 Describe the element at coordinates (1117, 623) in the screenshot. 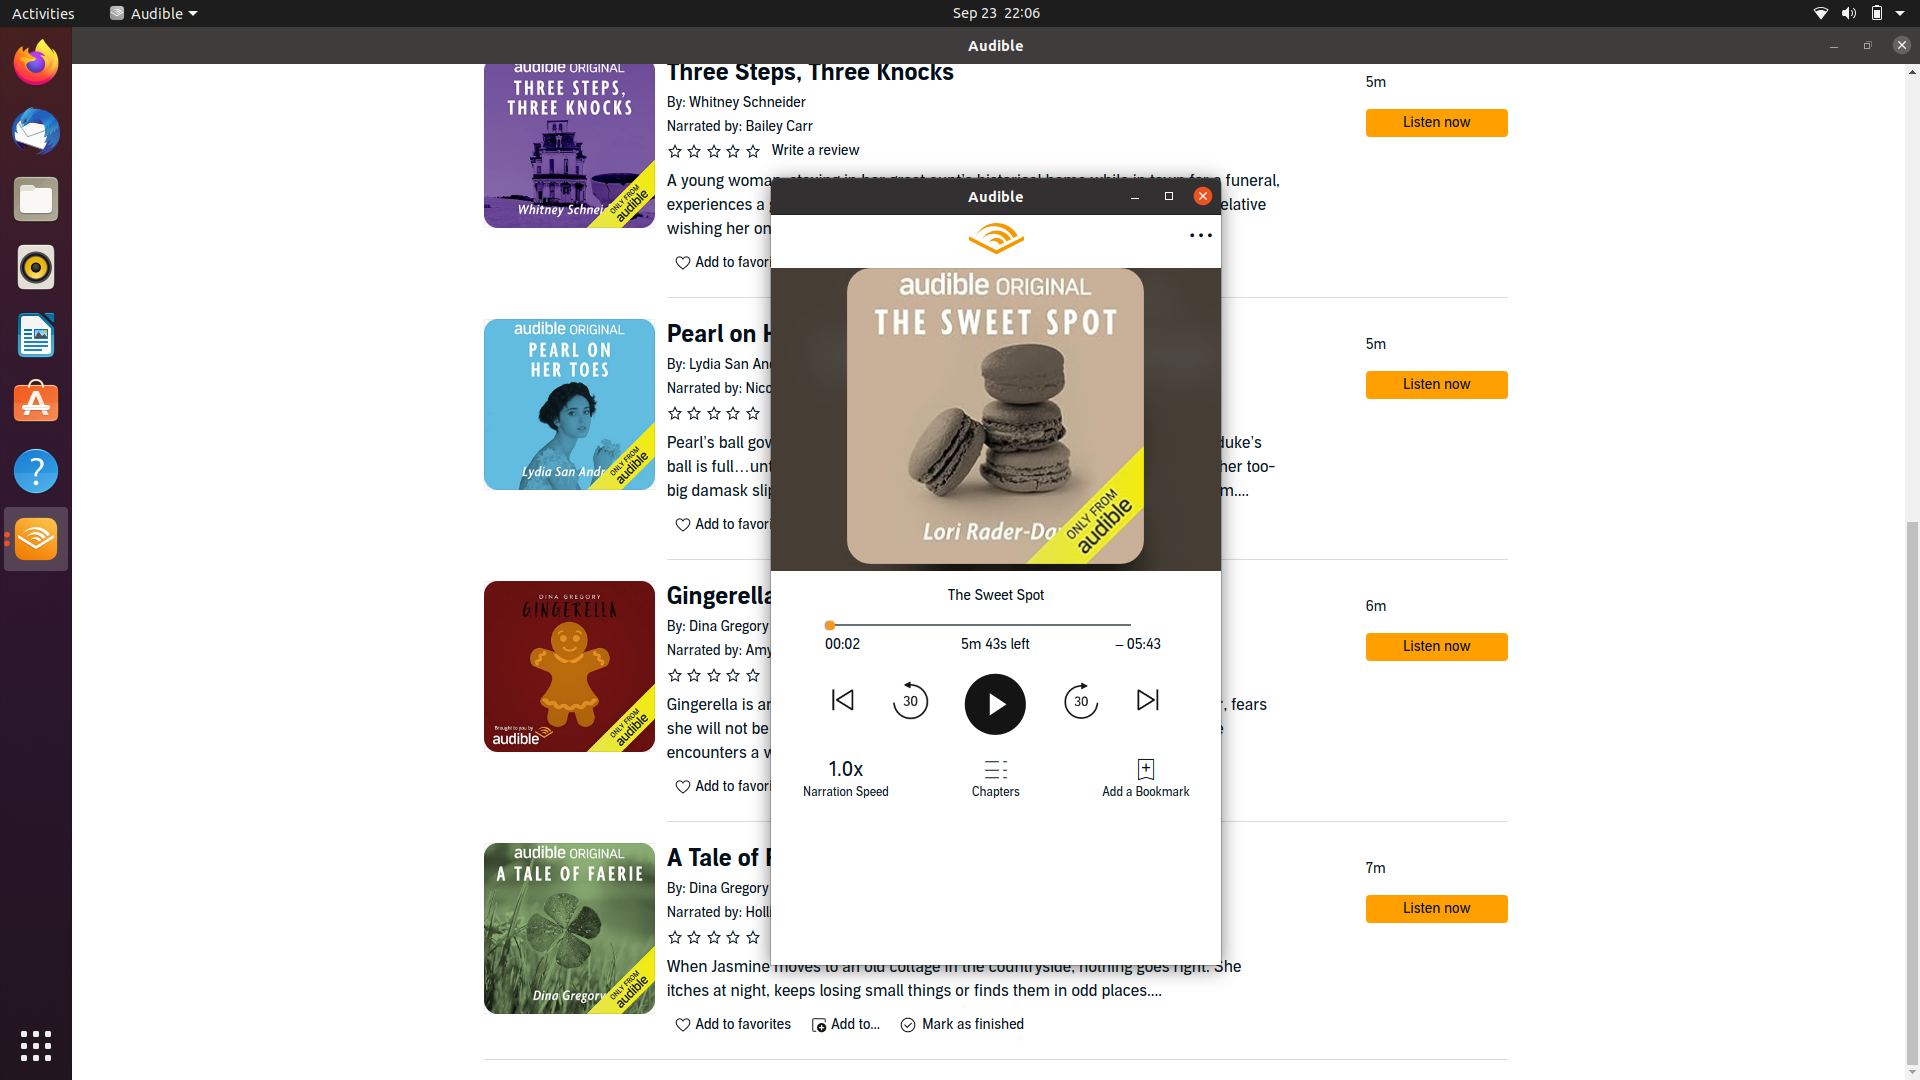

I see `the book"s conclusion` at that location.